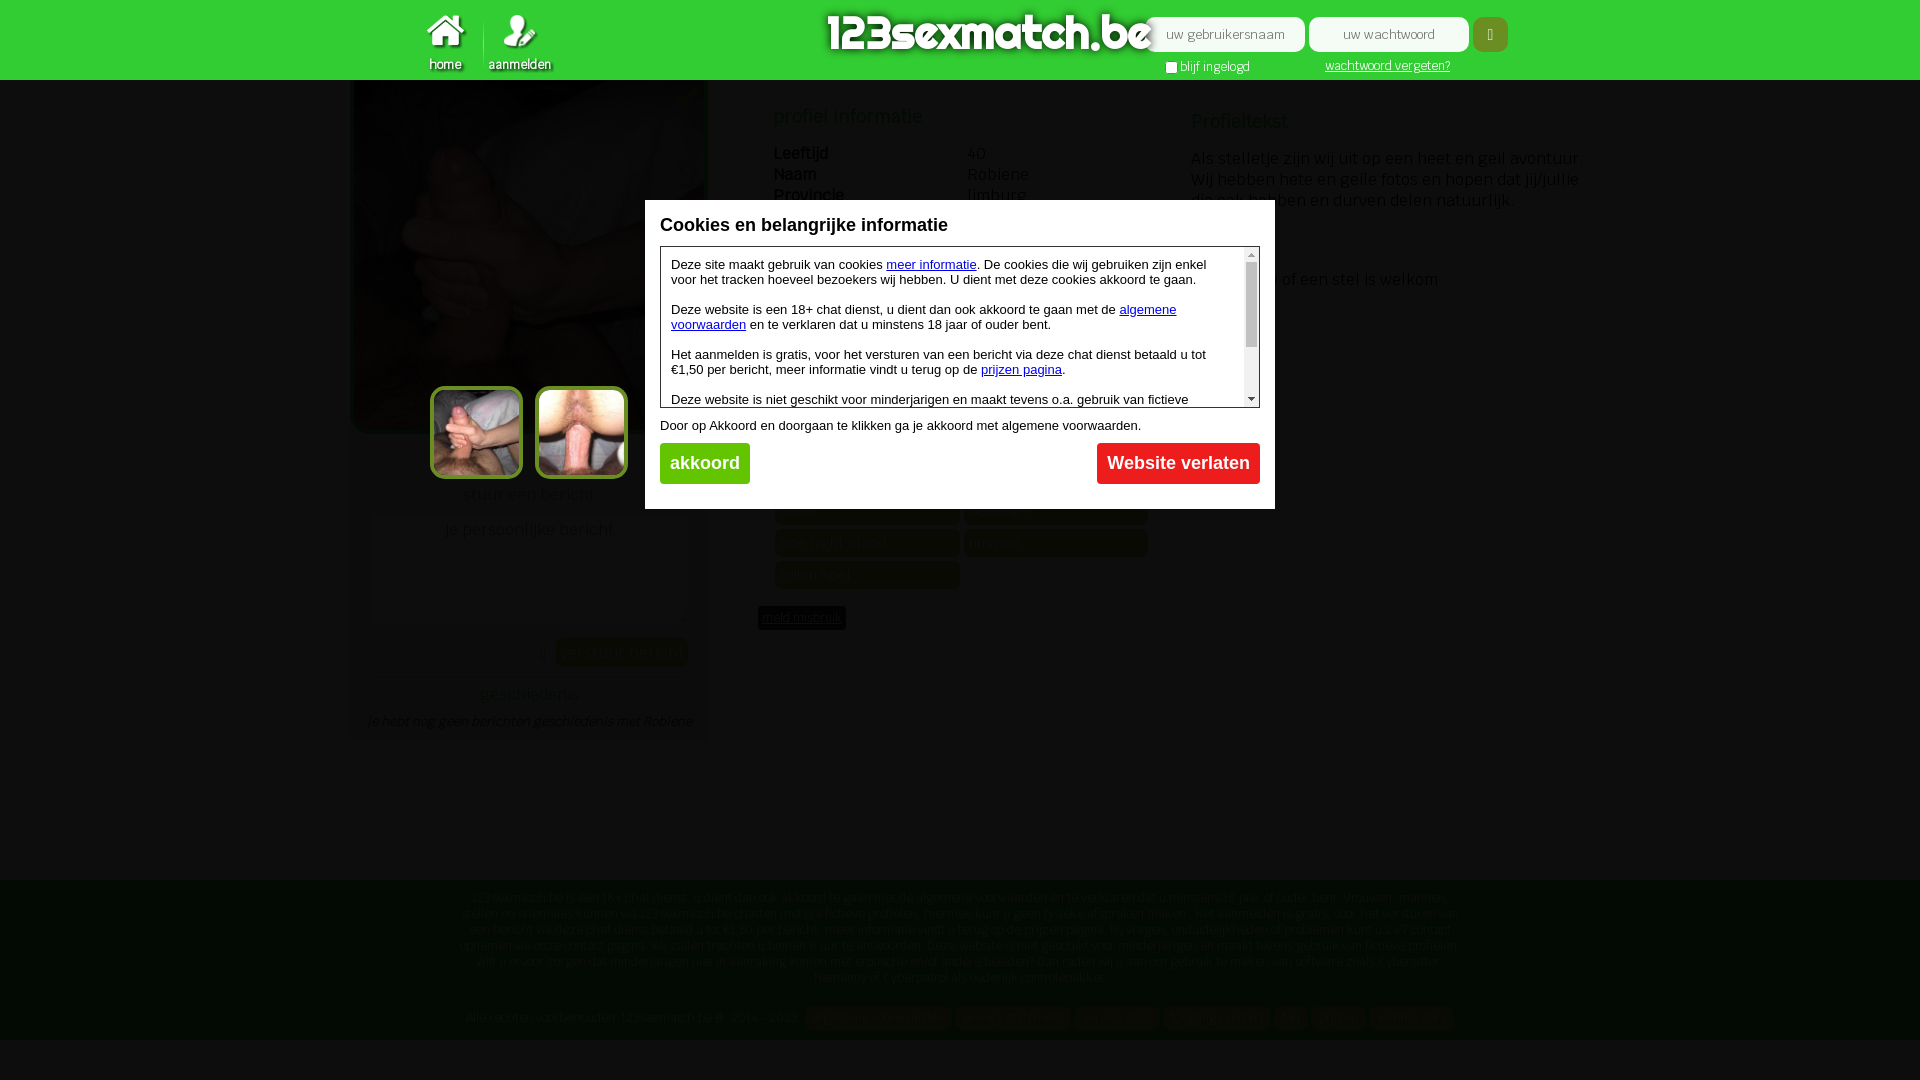 The width and height of the screenshot is (1920, 1080). Describe the element at coordinates (444, 43) in the screenshot. I see `'home'` at that location.